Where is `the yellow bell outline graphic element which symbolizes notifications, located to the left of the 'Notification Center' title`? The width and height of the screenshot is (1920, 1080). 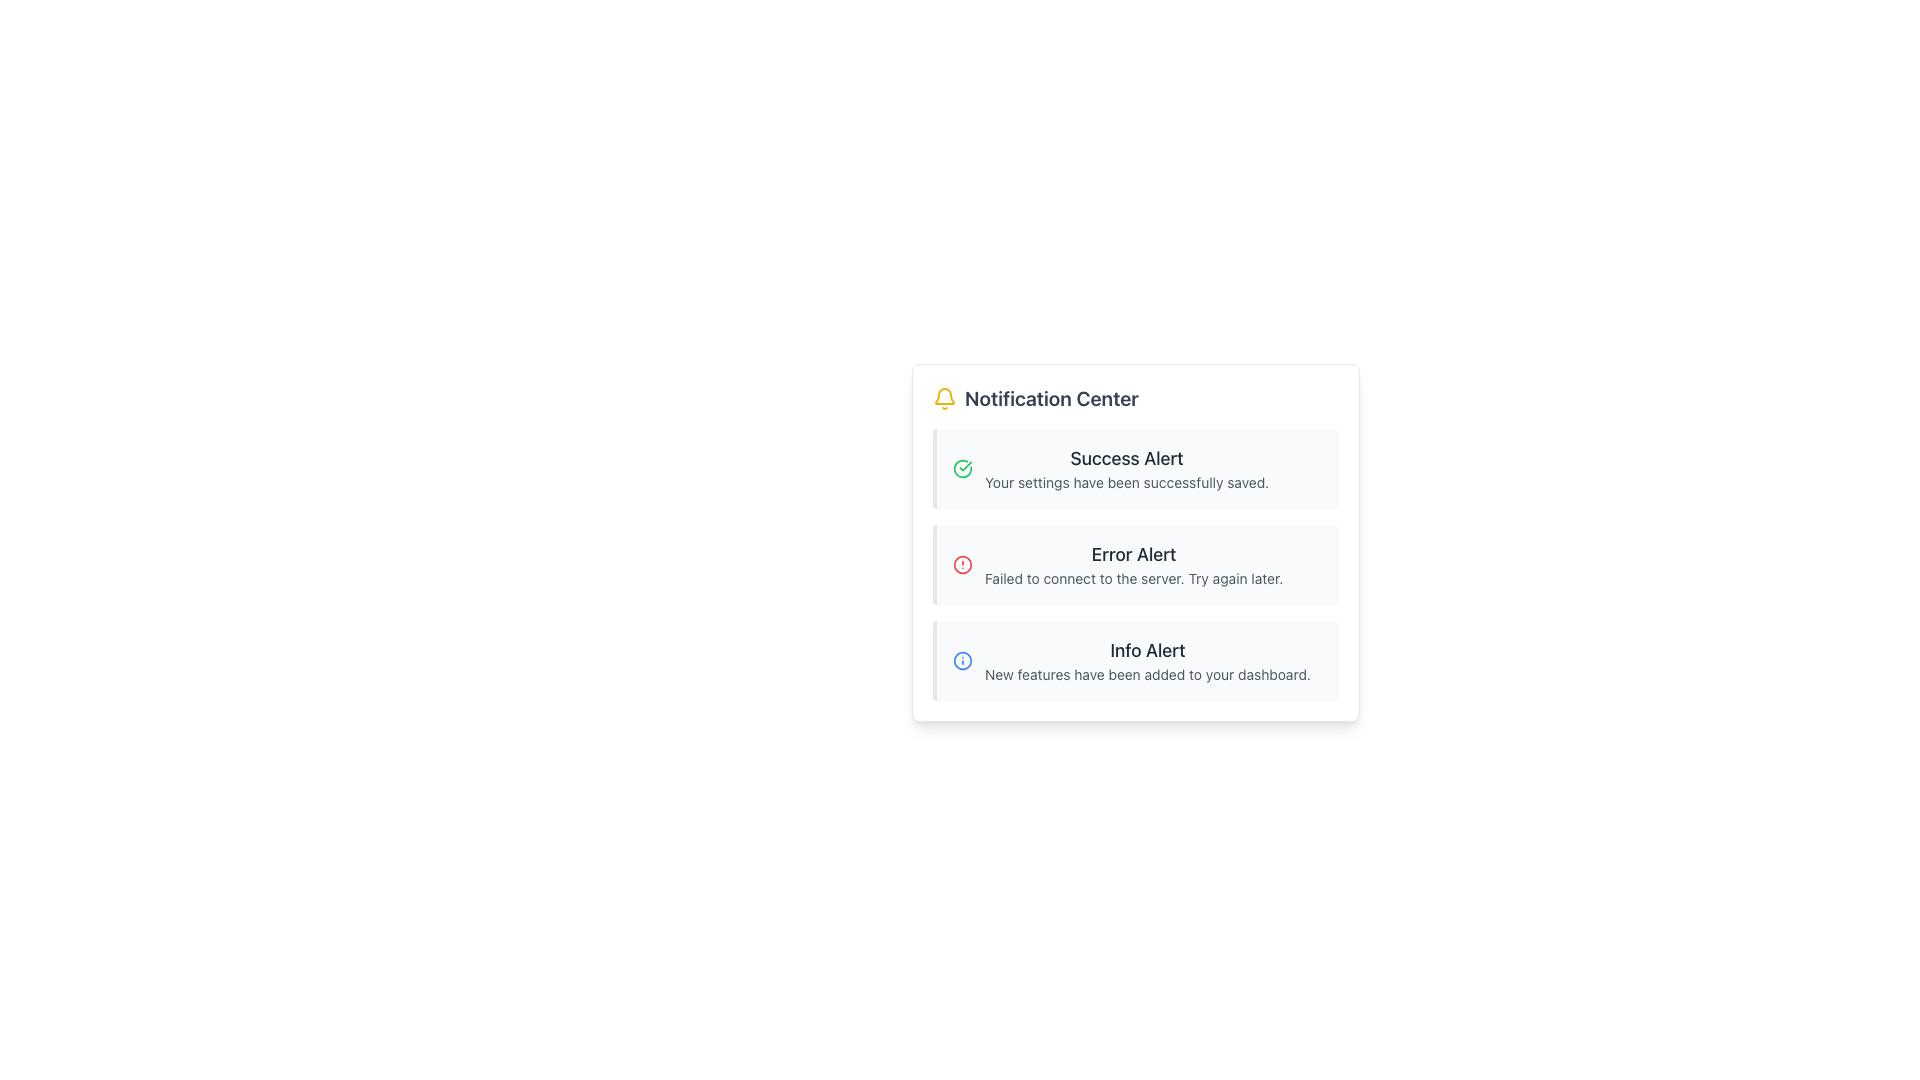 the yellow bell outline graphic element which symbolizes notifications, located to the left of the 'Notification Center' title is located at coordinates (944, 396).